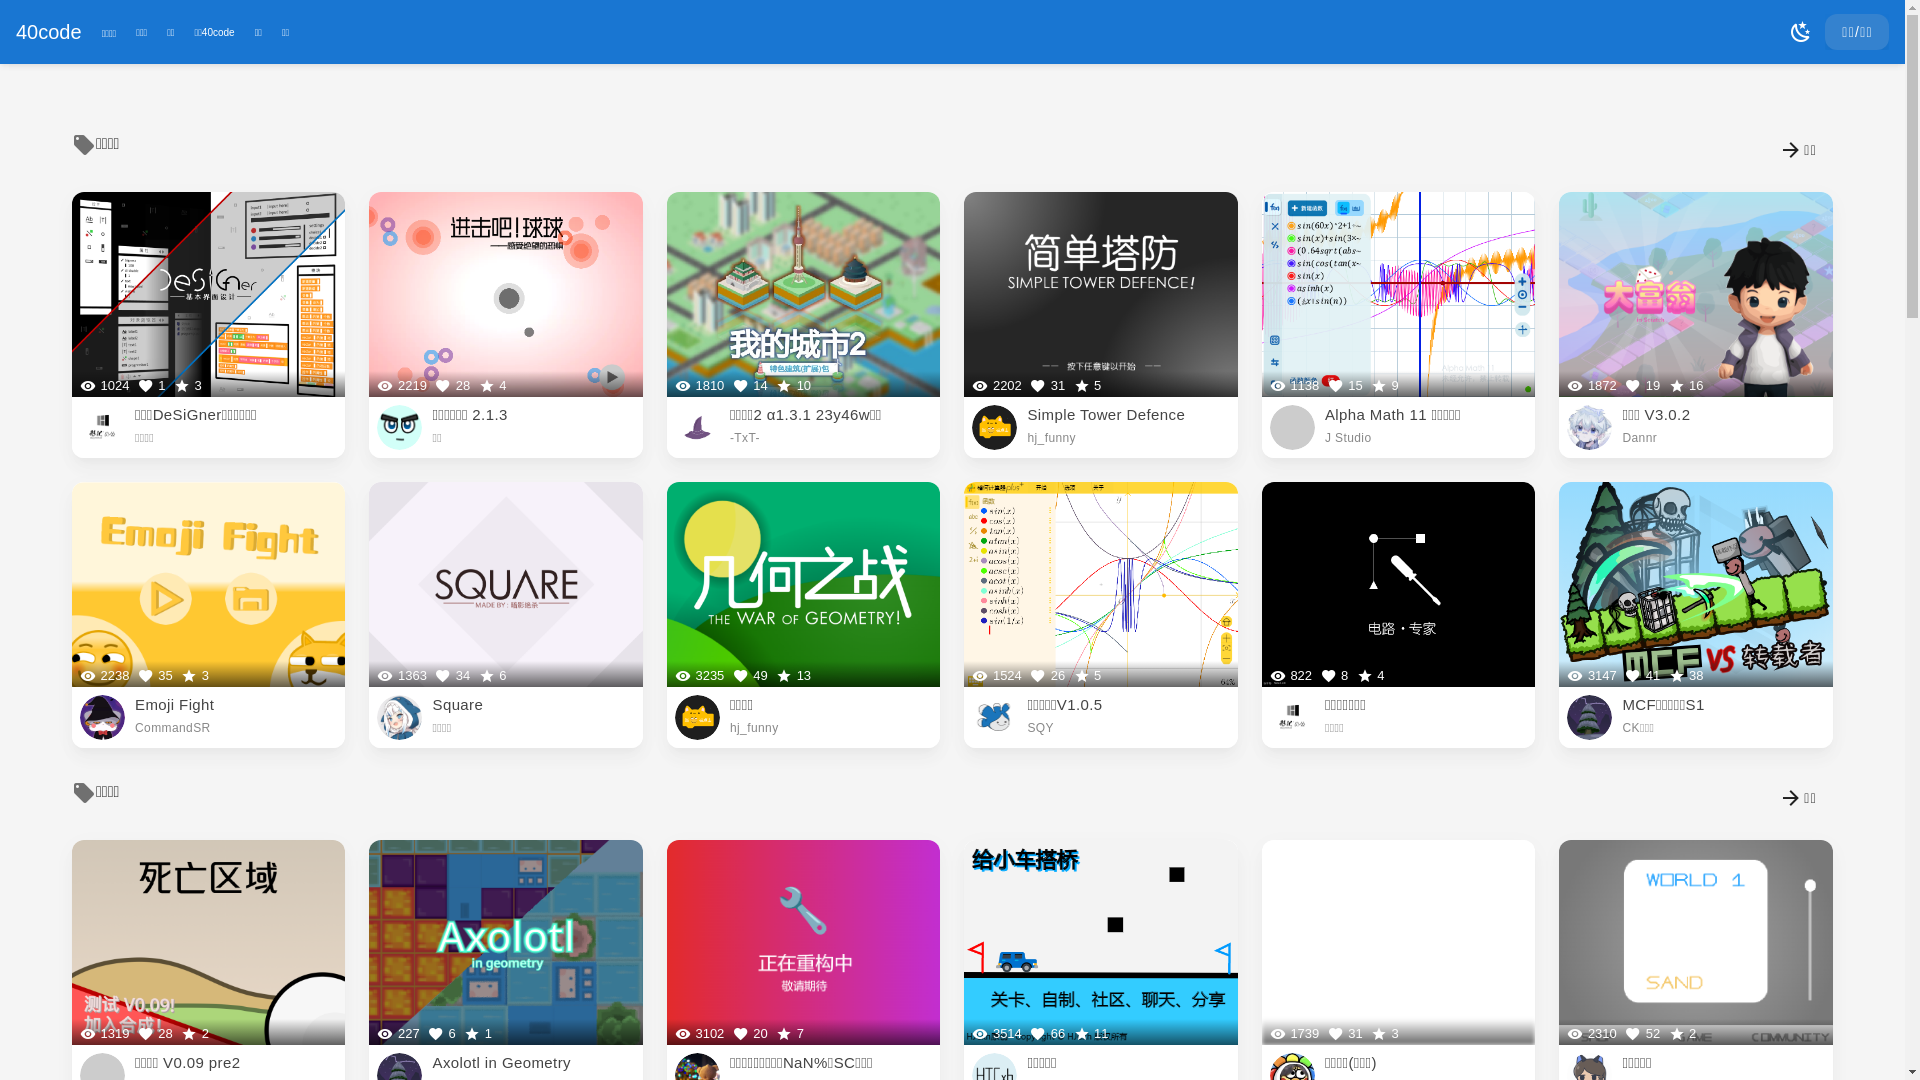  I want to click on '40code', so click(48, 31).